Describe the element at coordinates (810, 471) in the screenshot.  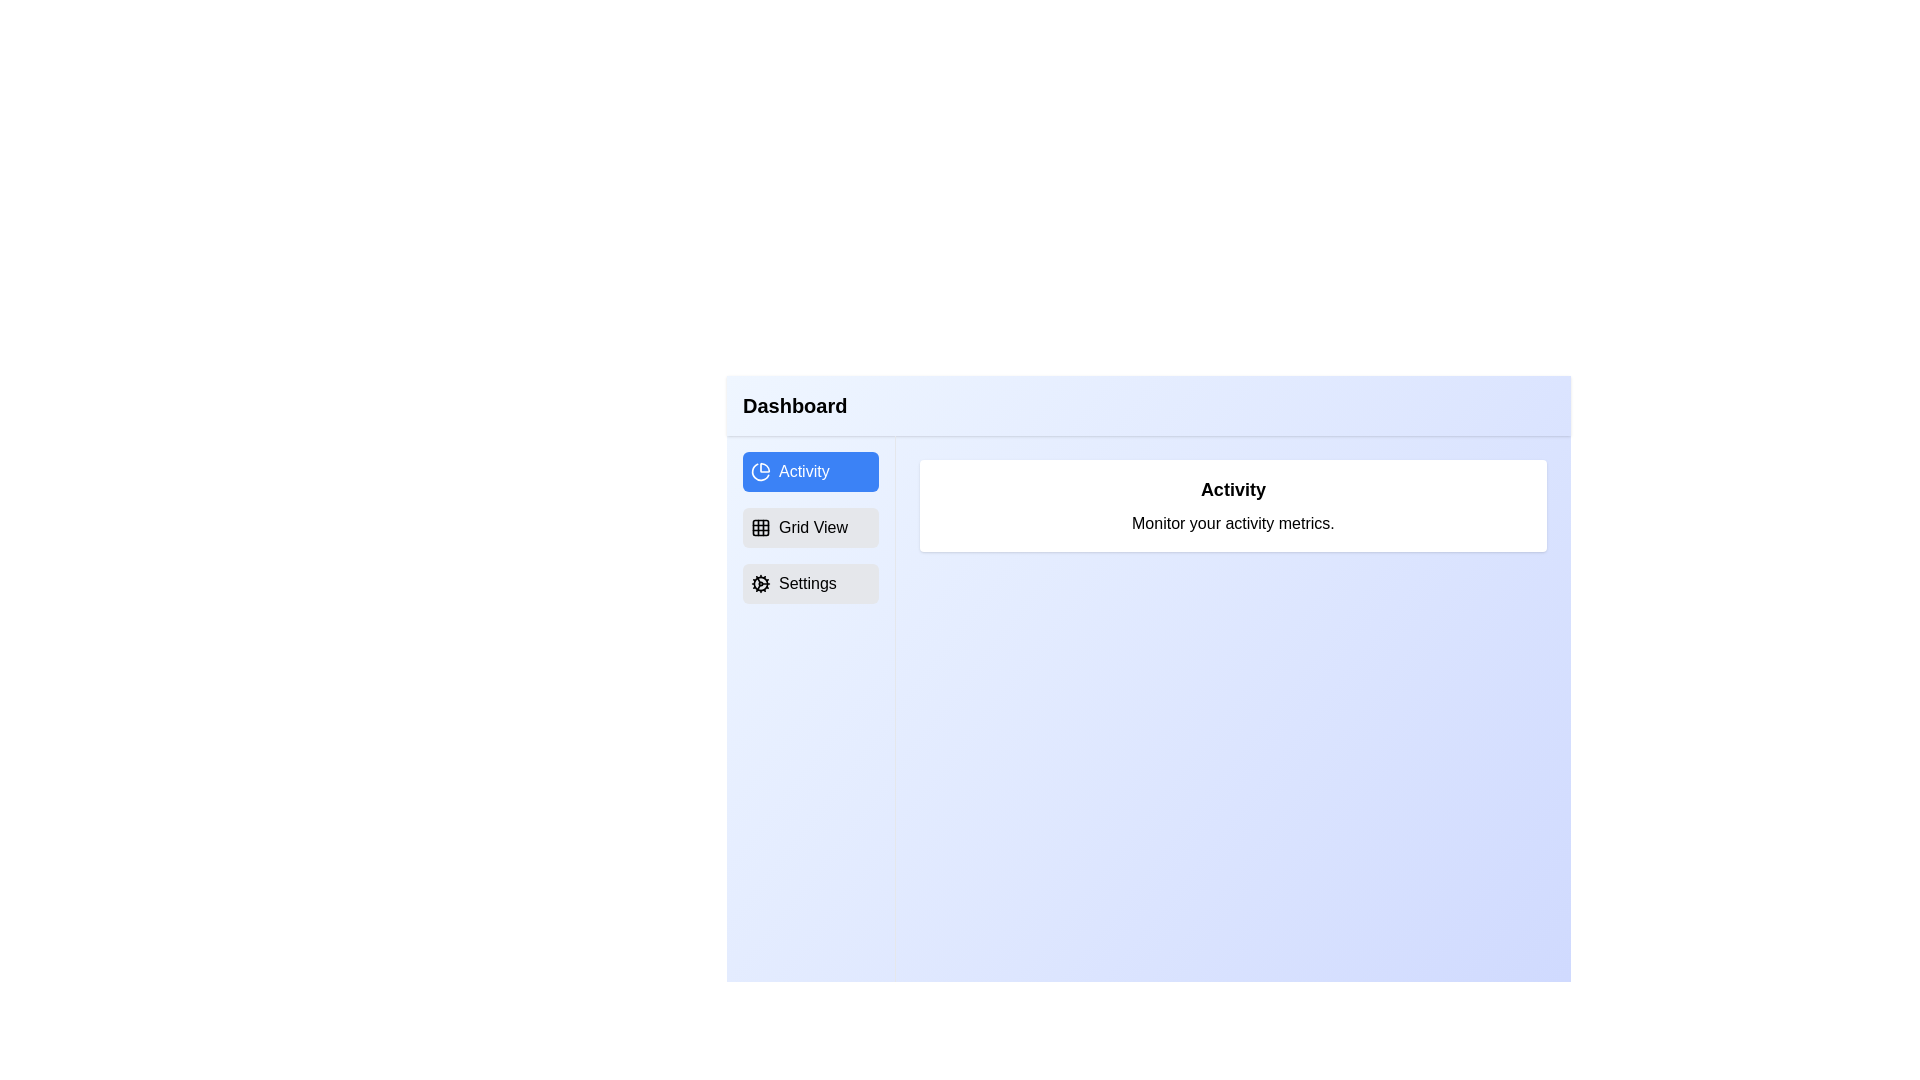
I see `the menu item Activity by clicking on it` at that location.